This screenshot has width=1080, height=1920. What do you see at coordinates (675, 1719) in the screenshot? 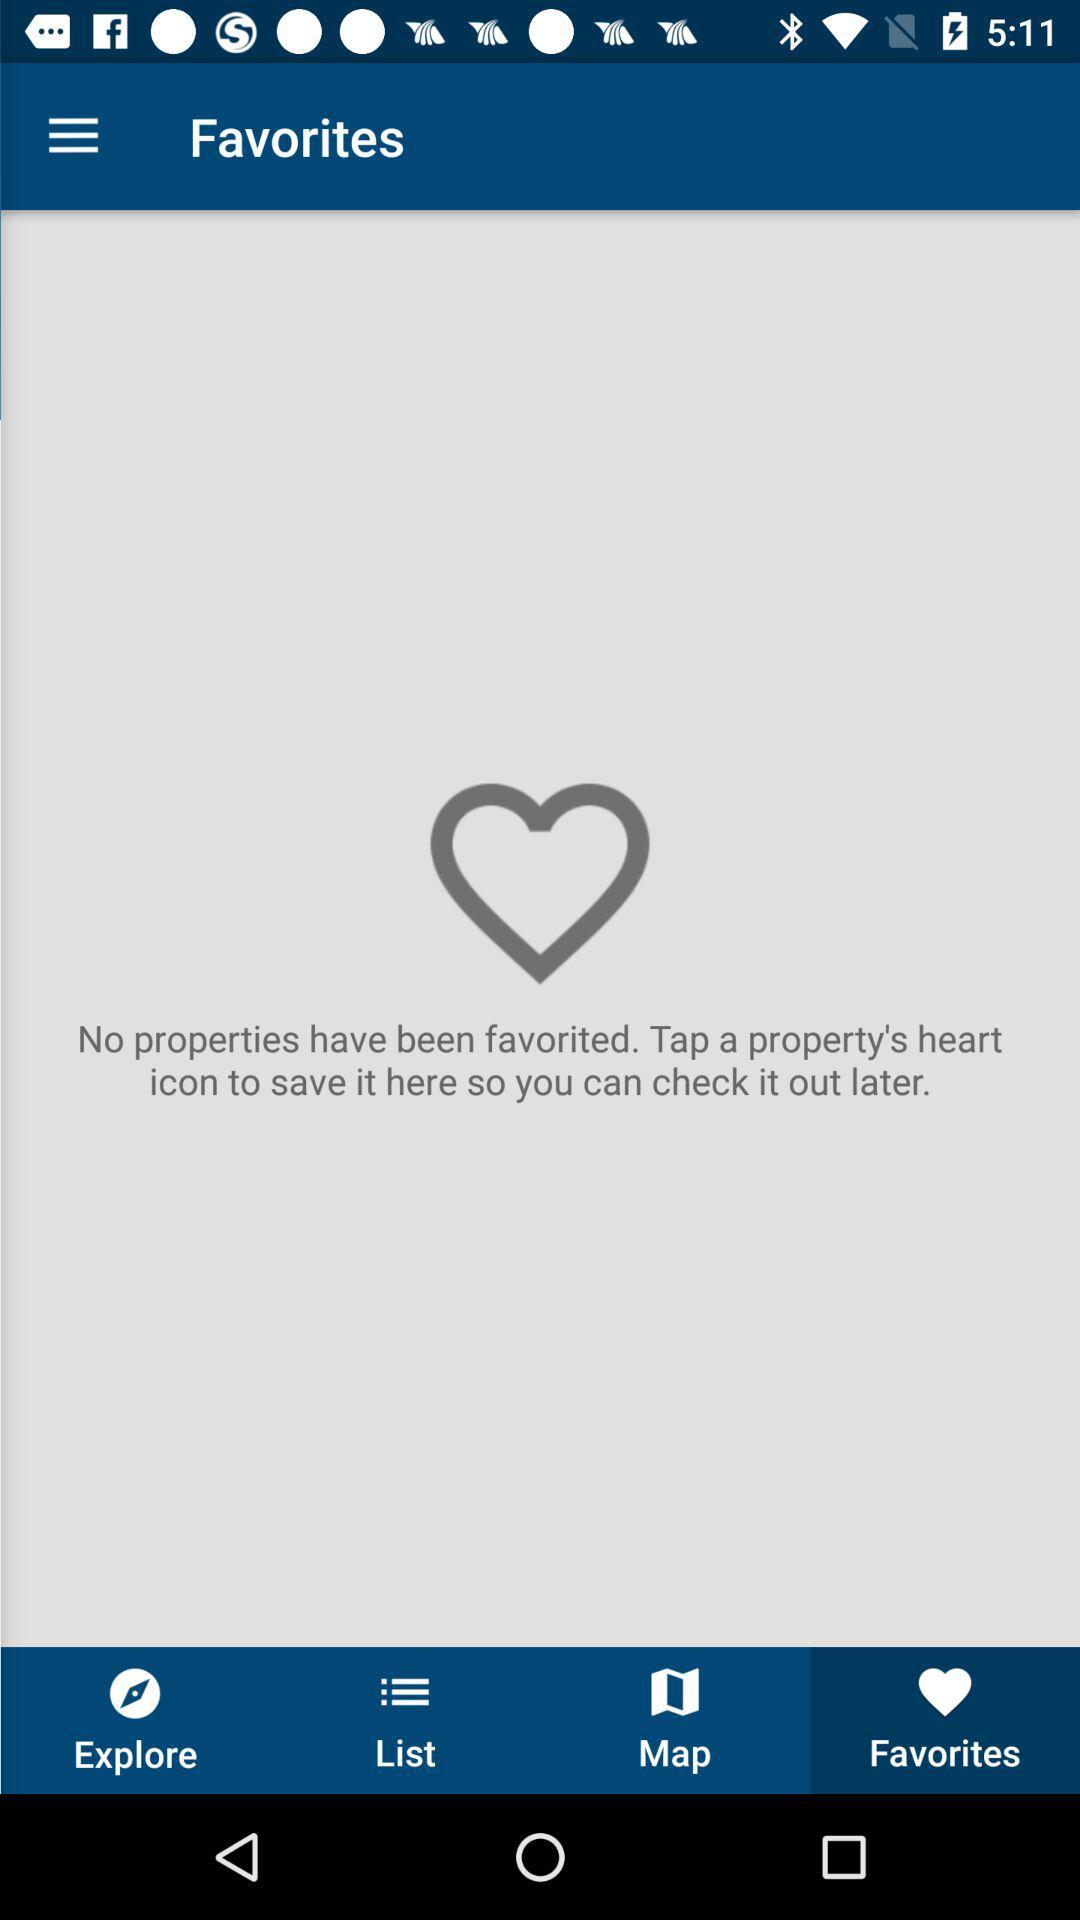
I see `icon next to the favorites button` at bounding box center [675, 1719].